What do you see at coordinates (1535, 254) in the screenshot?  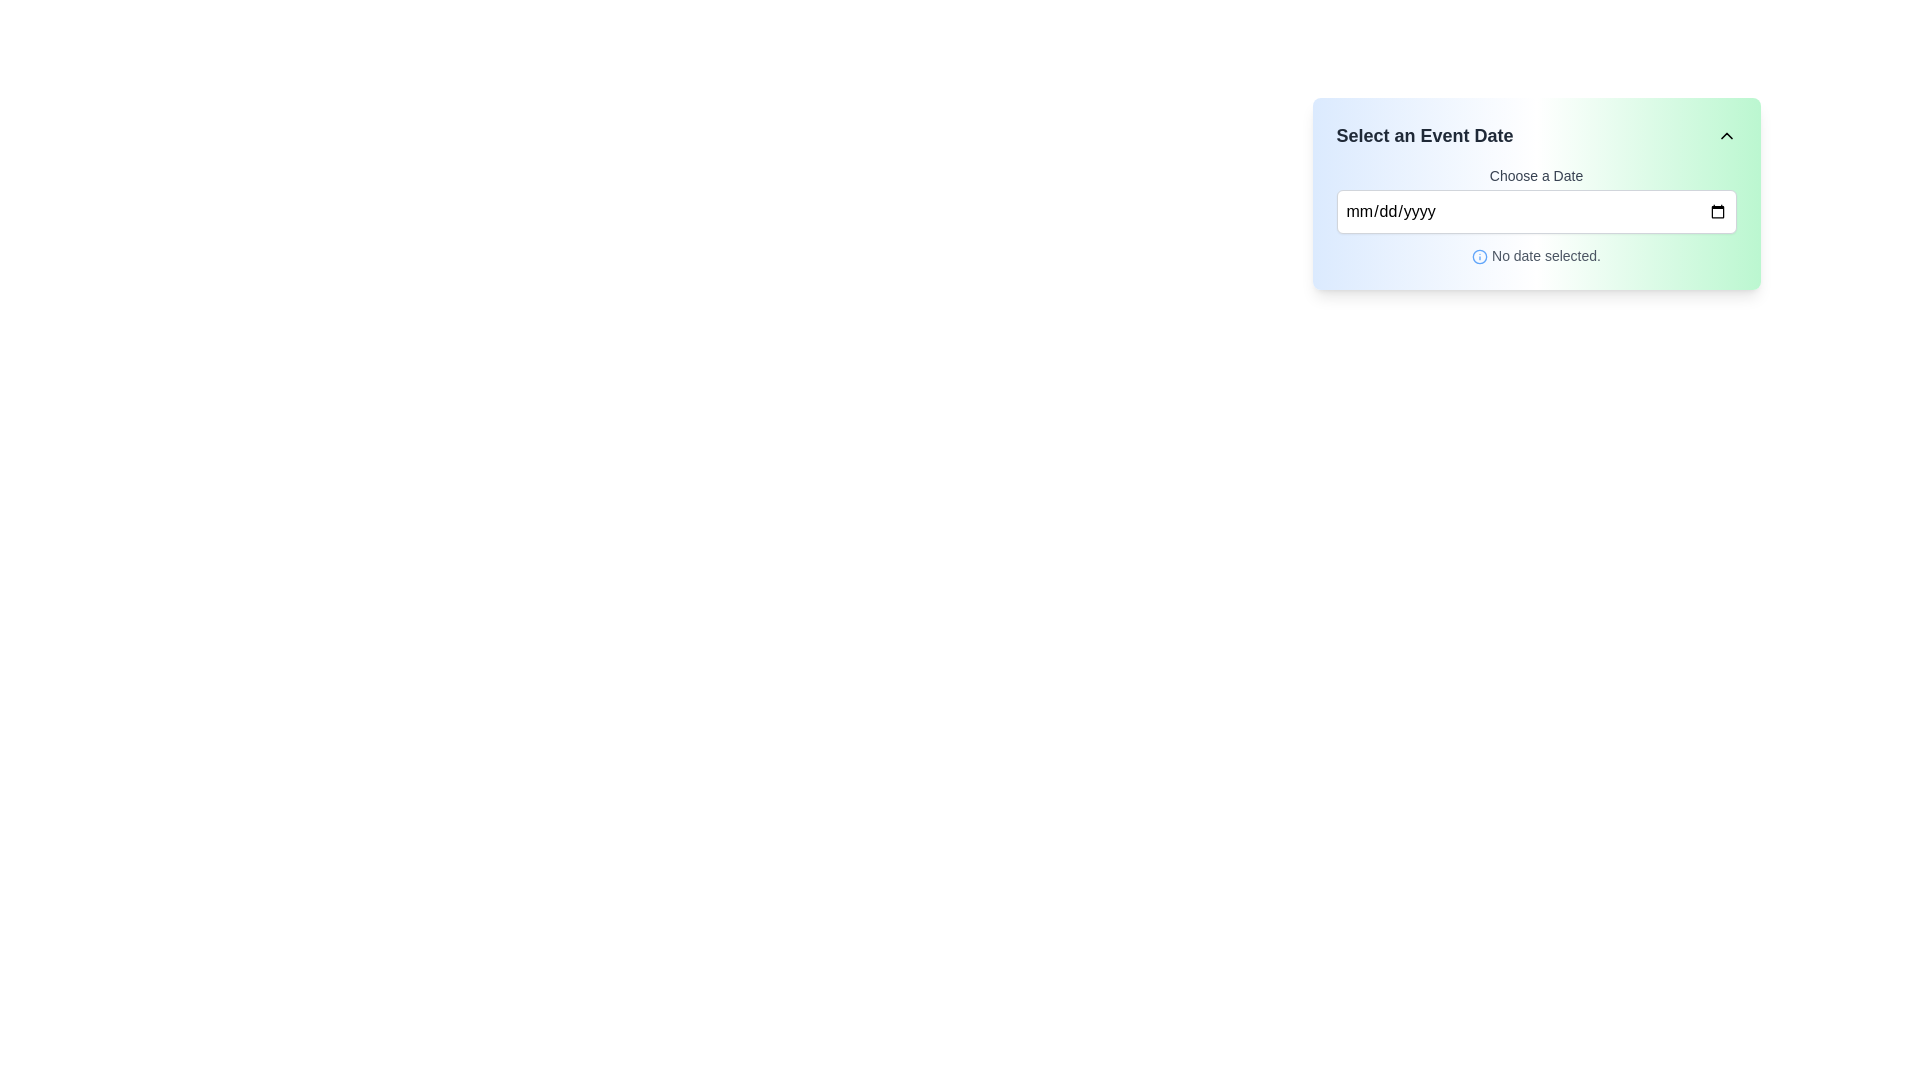 I see `the label displaying 'No date selected.' which is styled in gray and located below the date input field` at bounding box center [1535, 254].